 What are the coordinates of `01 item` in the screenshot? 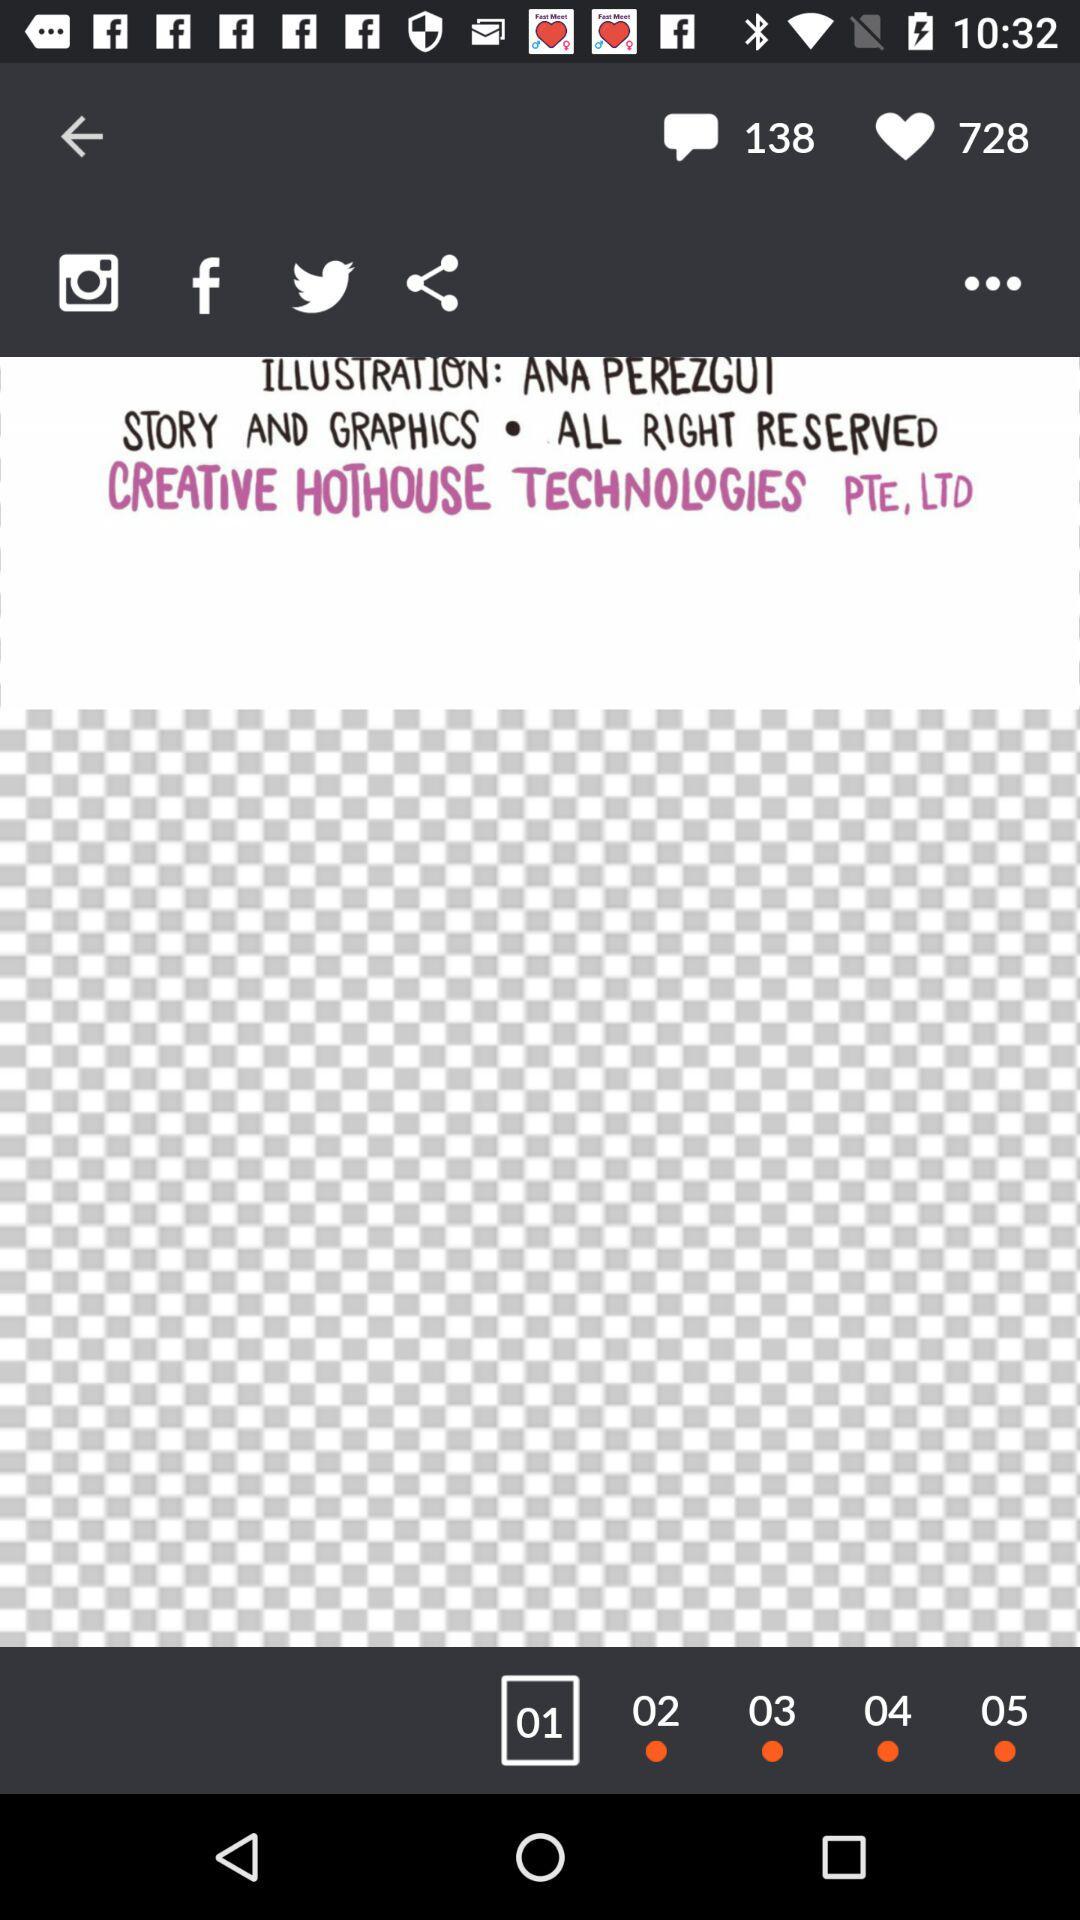 It's located at (540, 1719).